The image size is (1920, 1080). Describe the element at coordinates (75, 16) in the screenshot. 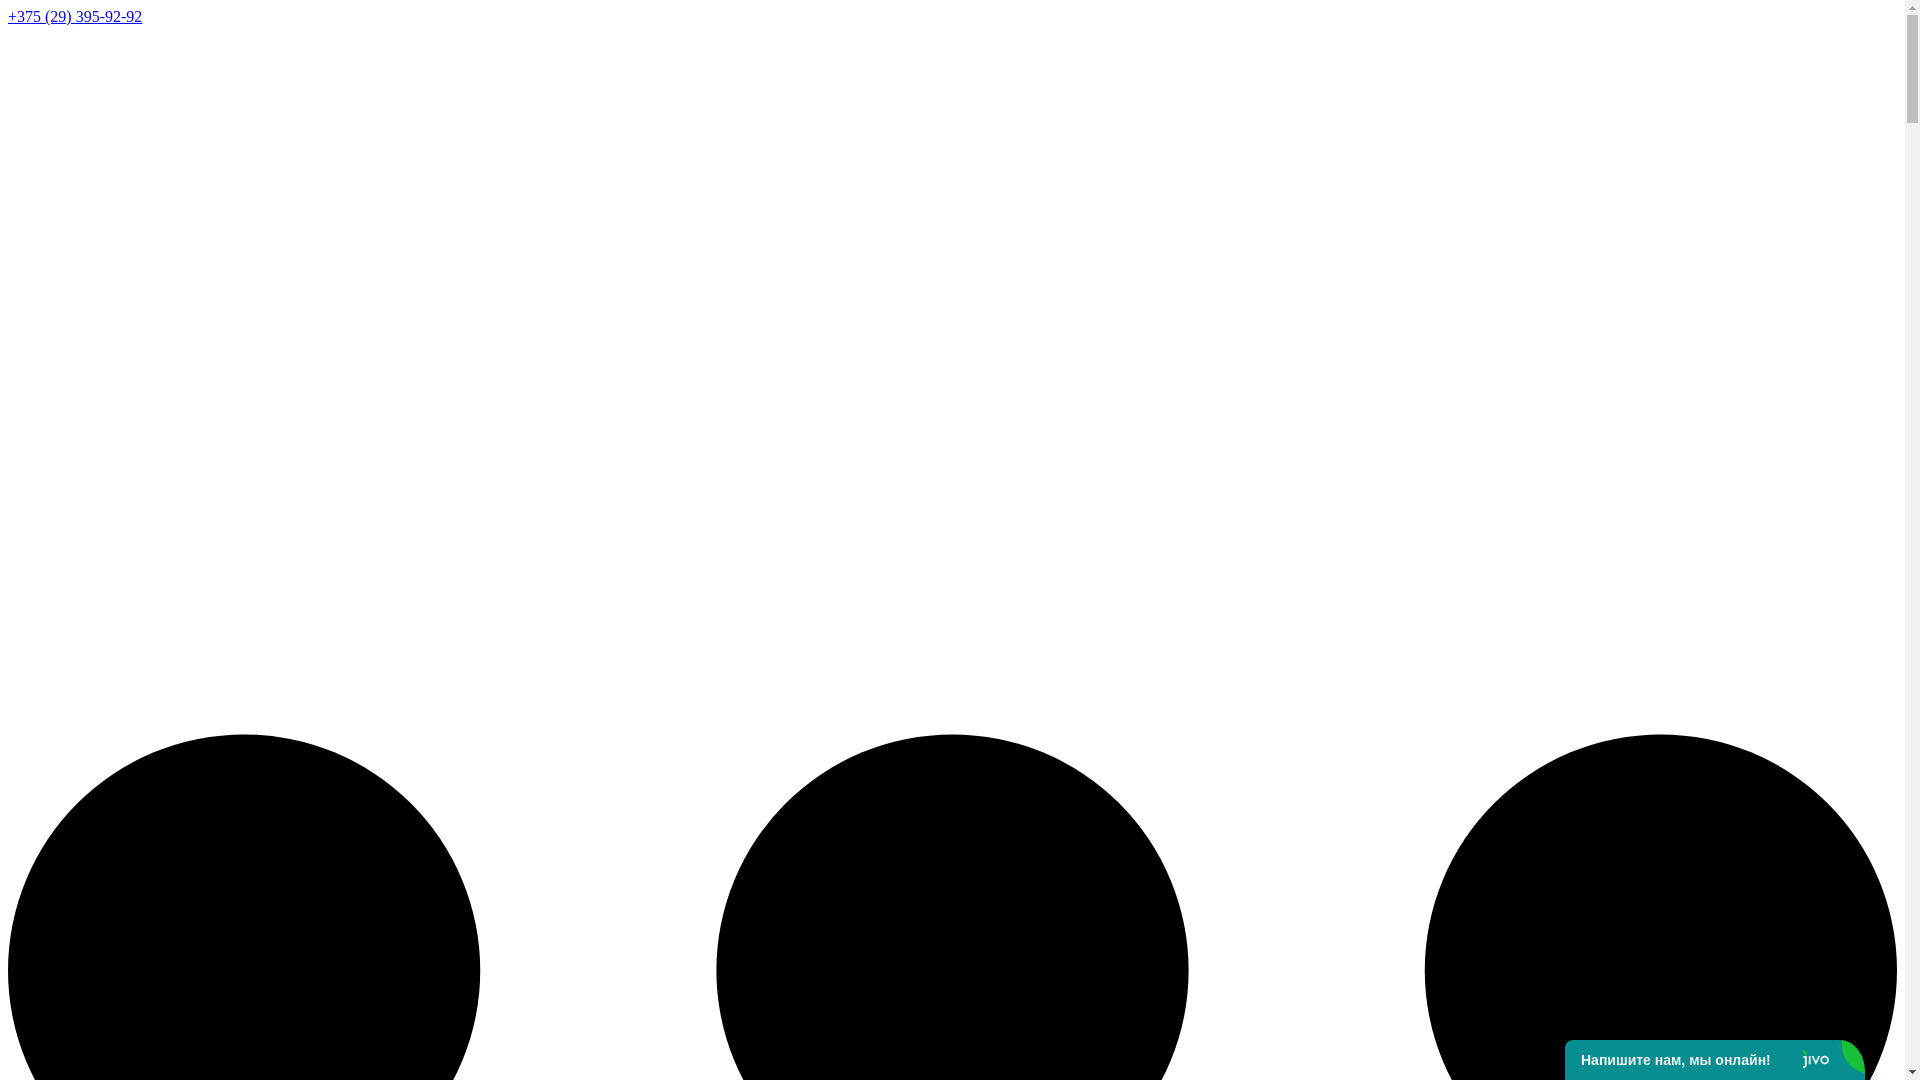

I see `'+375 (29) 395-92-92'` at that location.